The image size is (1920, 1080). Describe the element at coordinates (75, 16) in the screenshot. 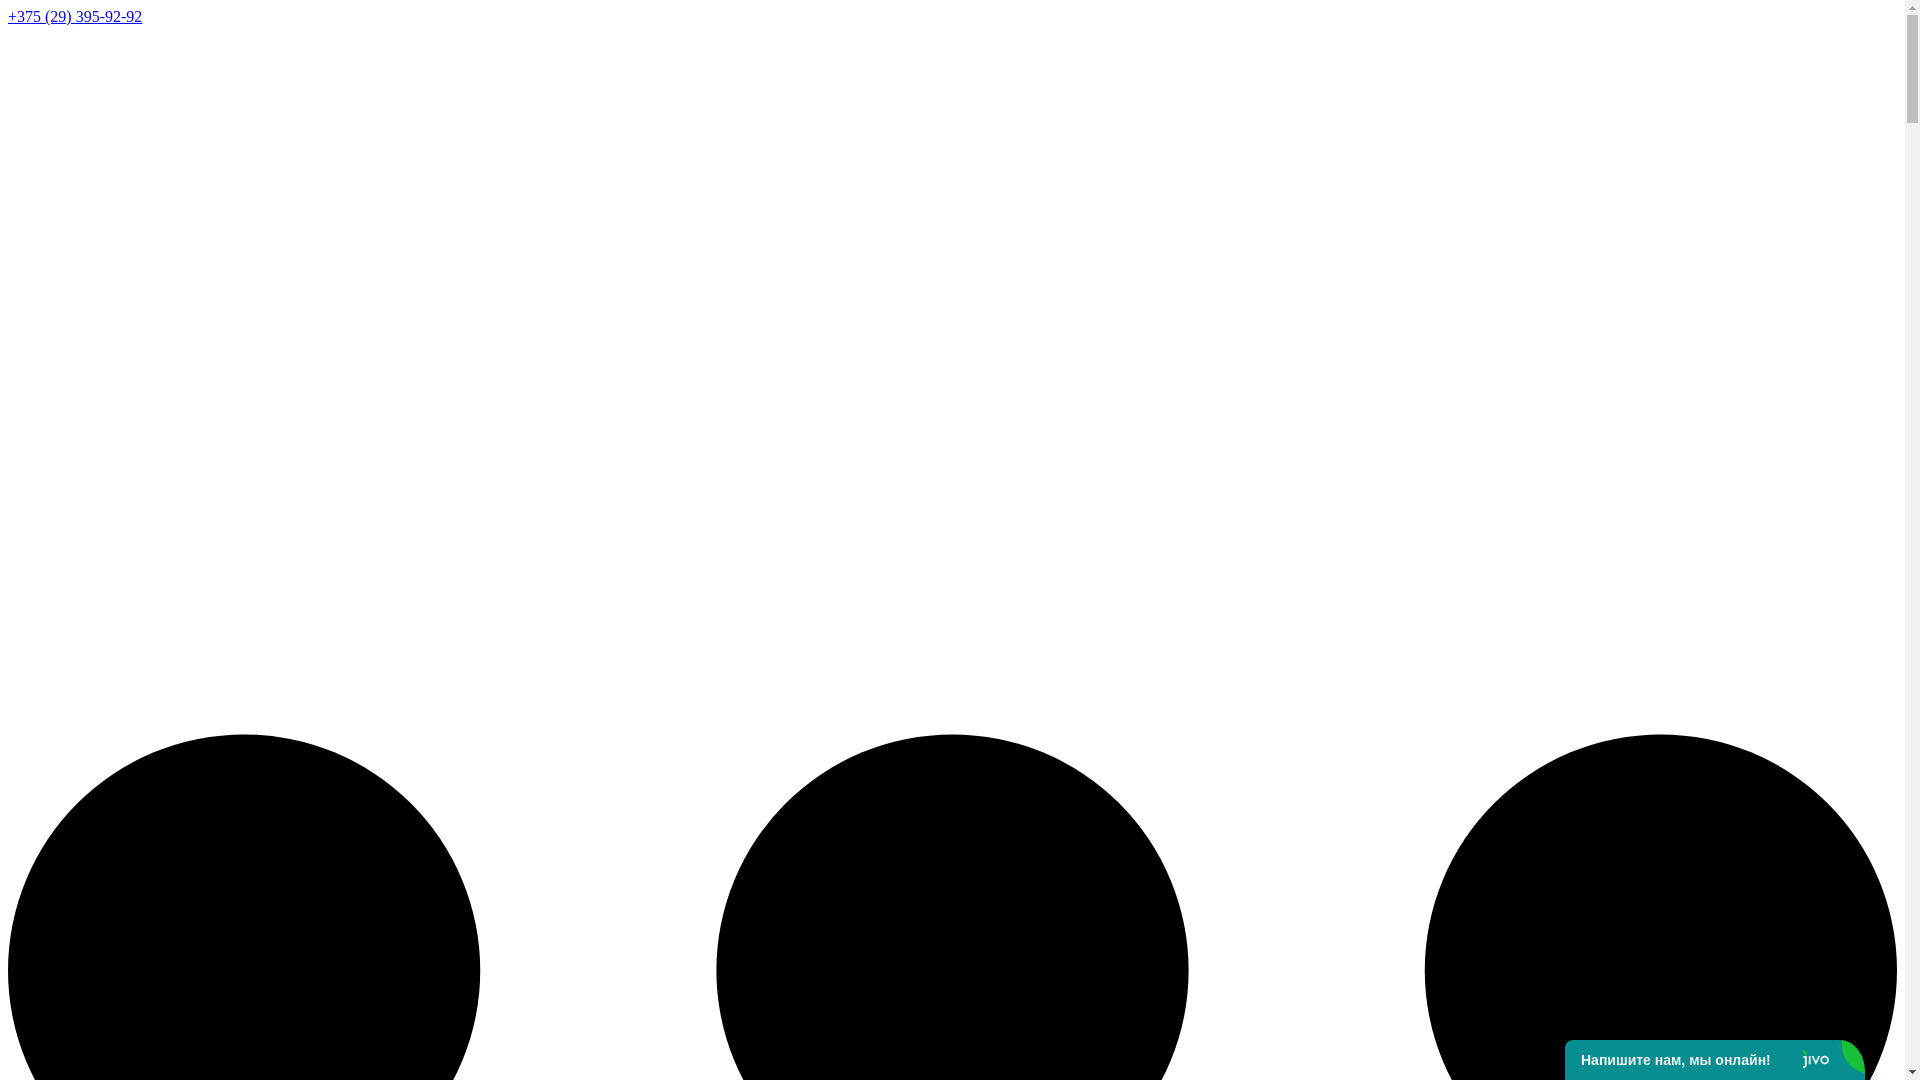

I see `'+375 (29) 395-92-92'` at that location.